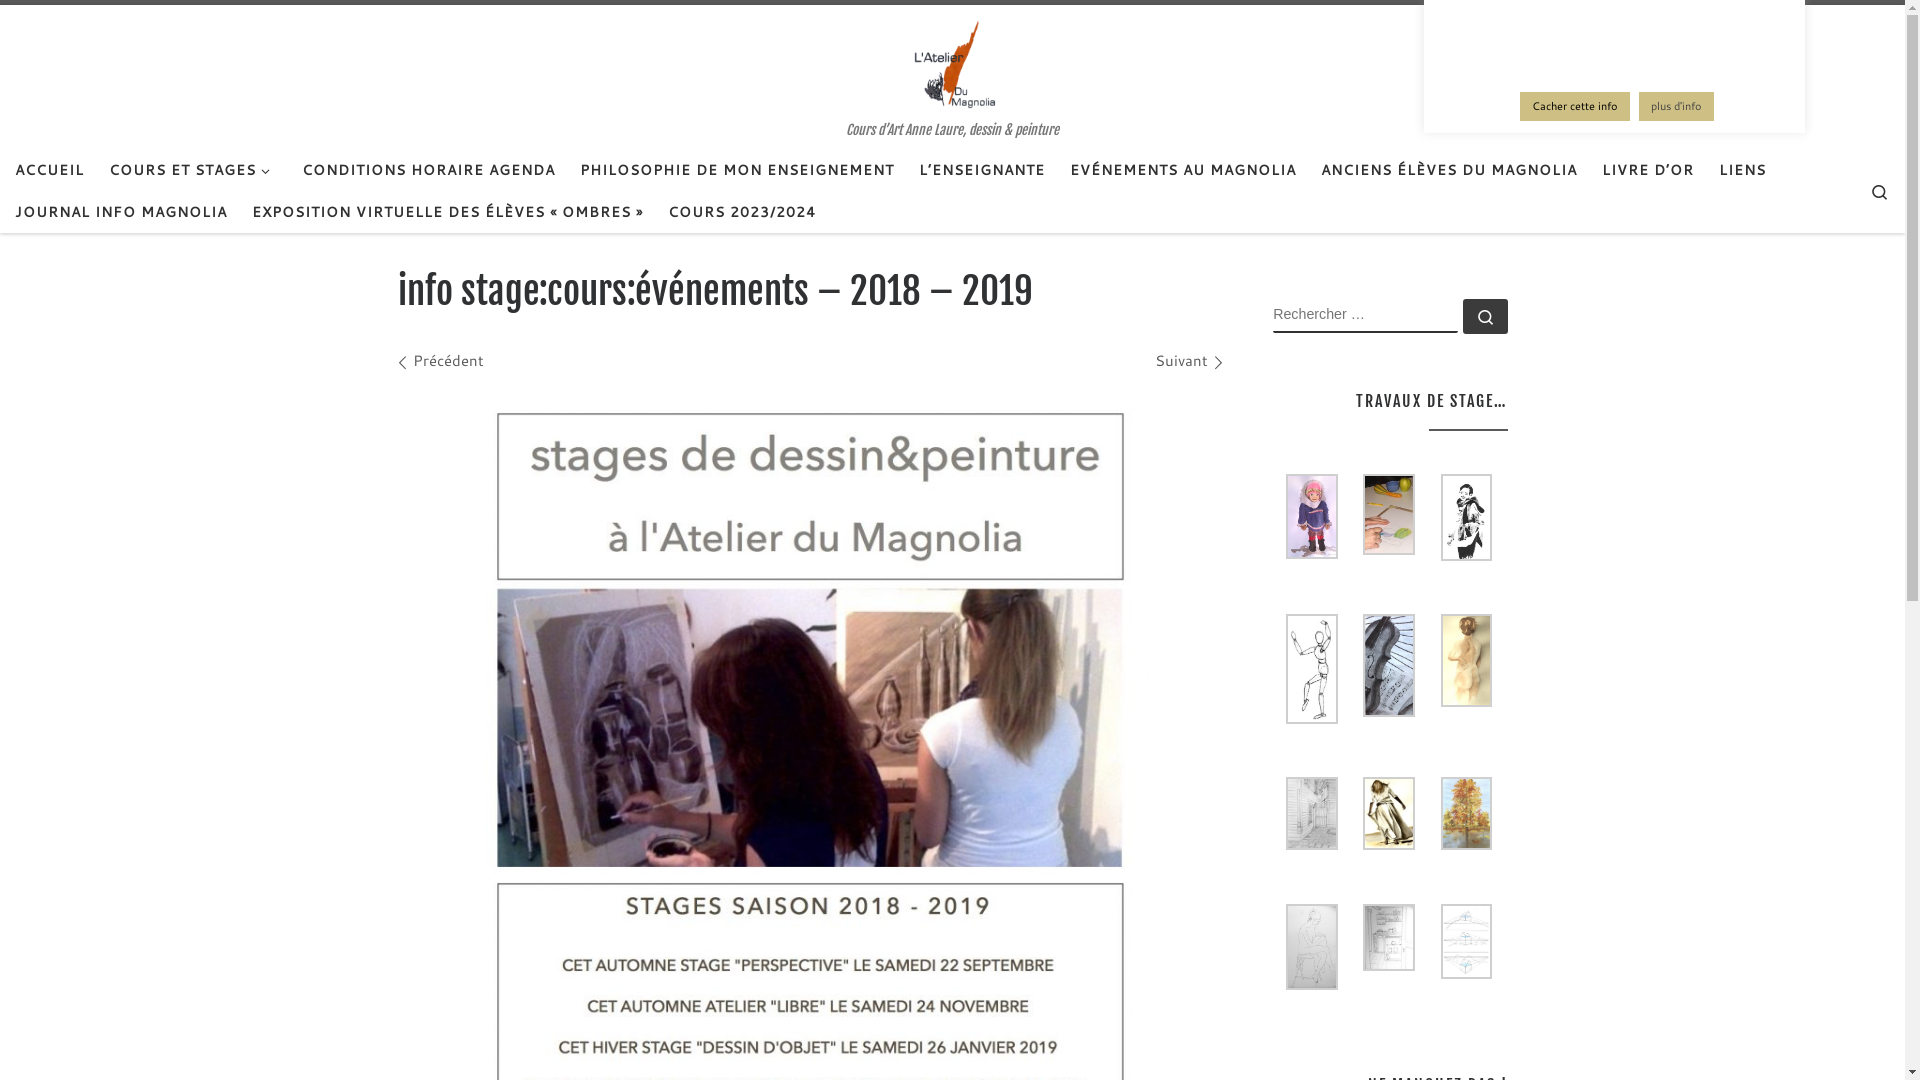 The height and width of the screenshot is (1080, 1920). Describe the element at coordinates (736, 168) in the screenshot. I see `'PHILOSOPHIE DE MON ENSEIGNEMENT'` at that location.